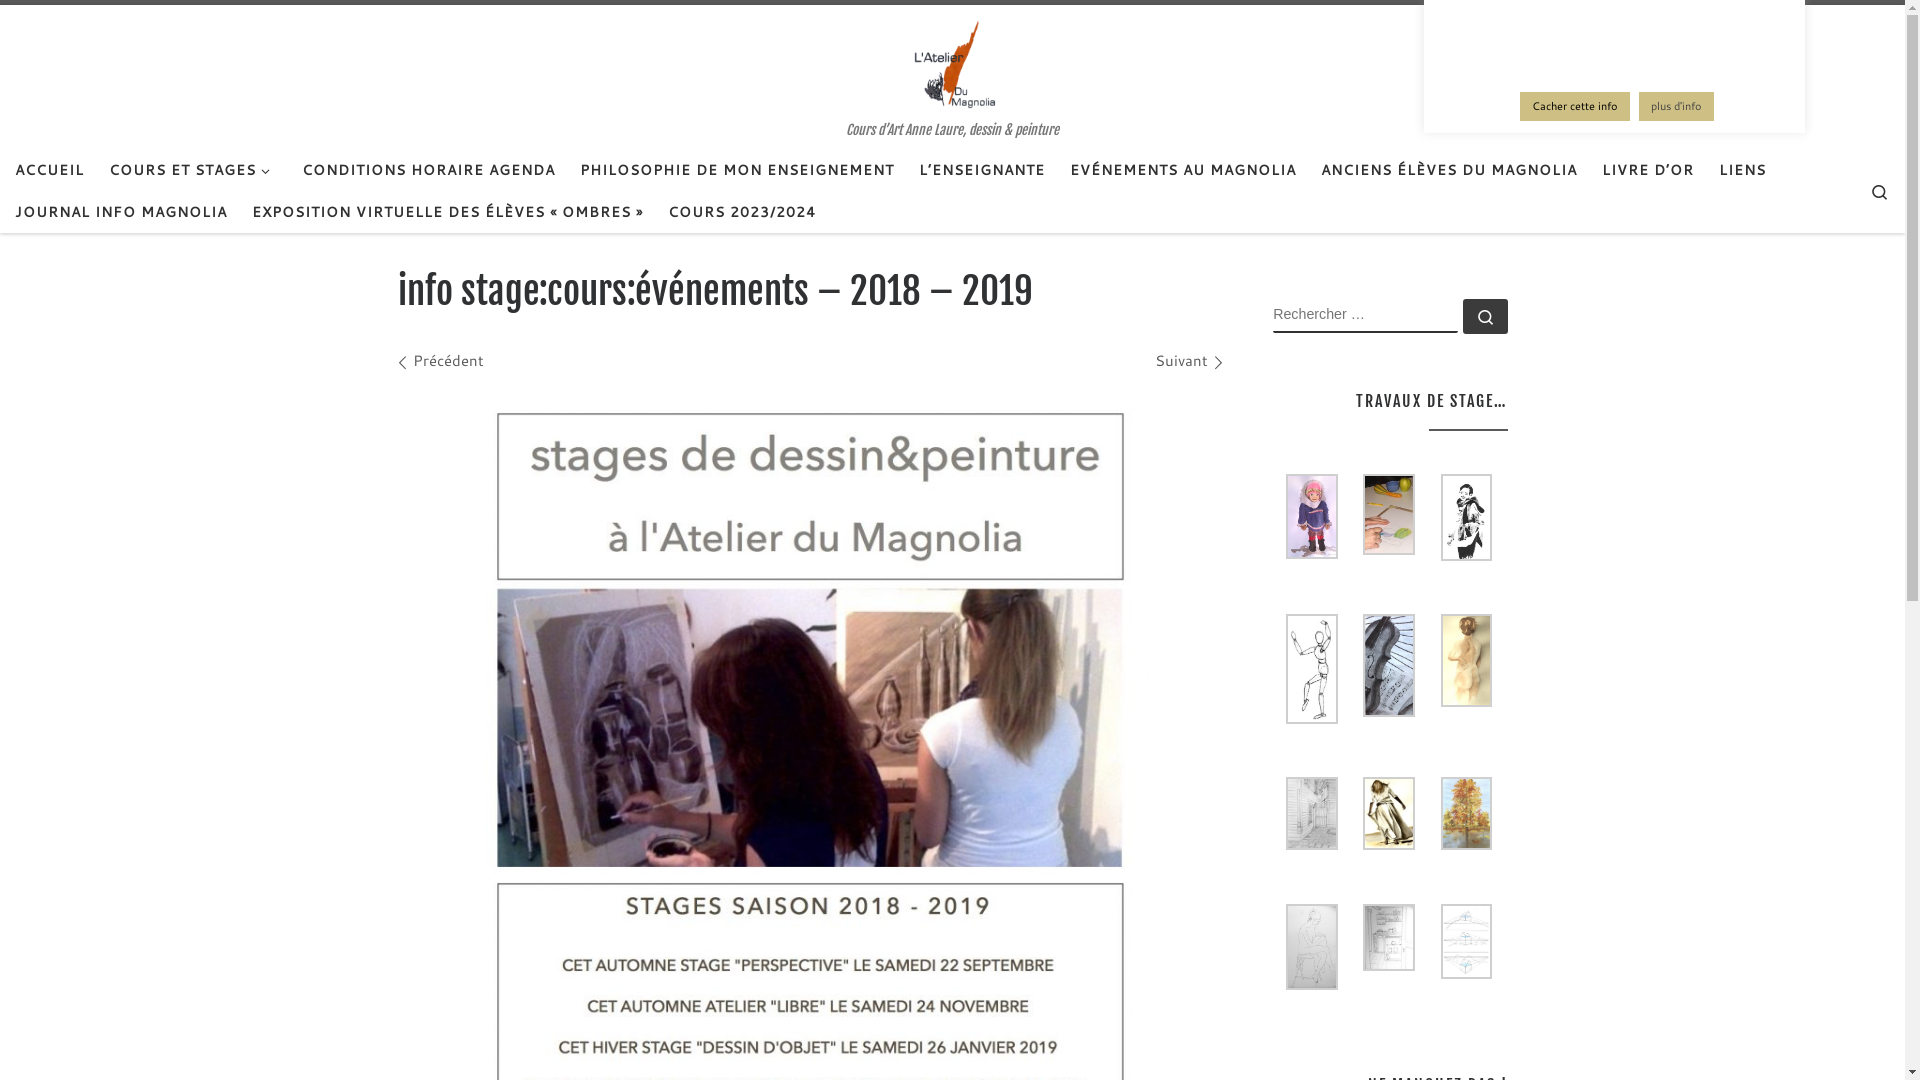 The height and width of the screenshot is (1080, 1920). Describe the element at coordinates (736, 168) in the screenshot. I see `'PHILOSOPHIE DE MON ENSEIGNEMENT'` at that location.